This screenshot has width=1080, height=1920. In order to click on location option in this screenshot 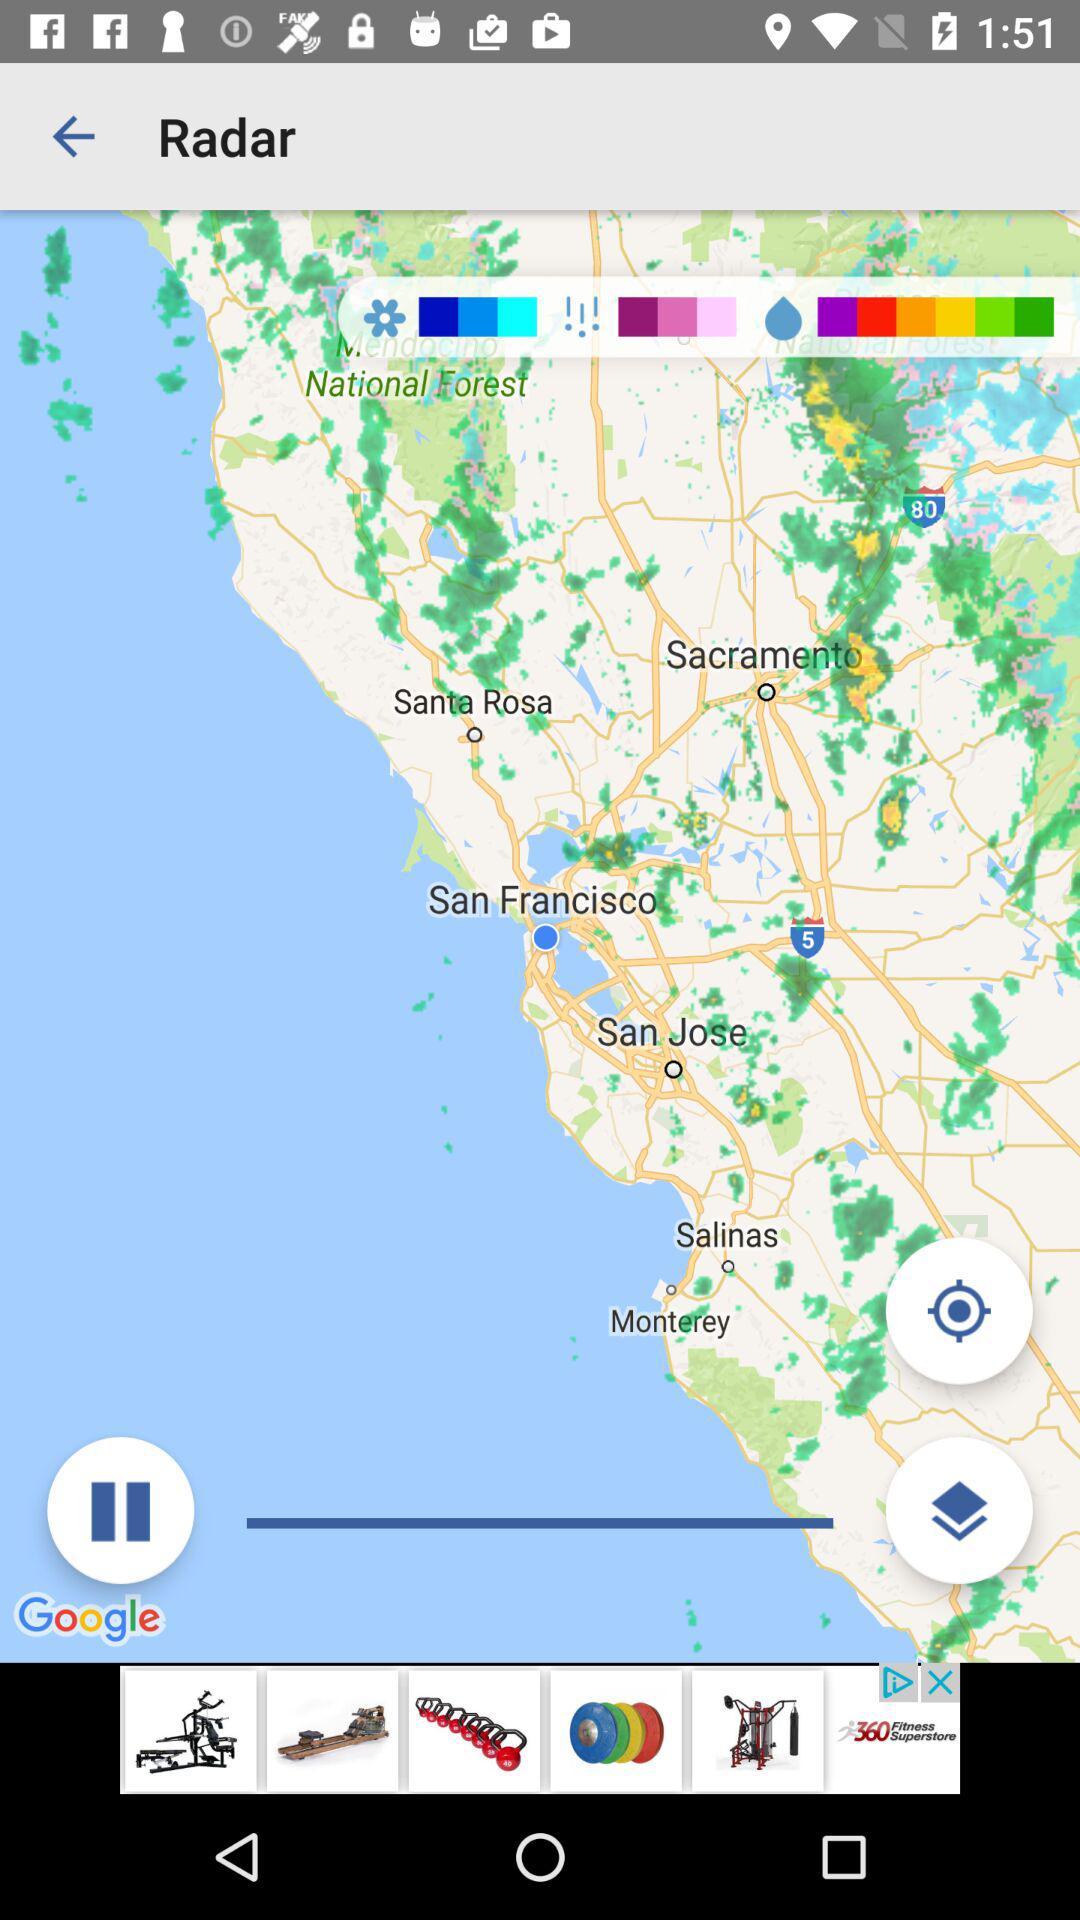, I will do `click(958, 1310)`.